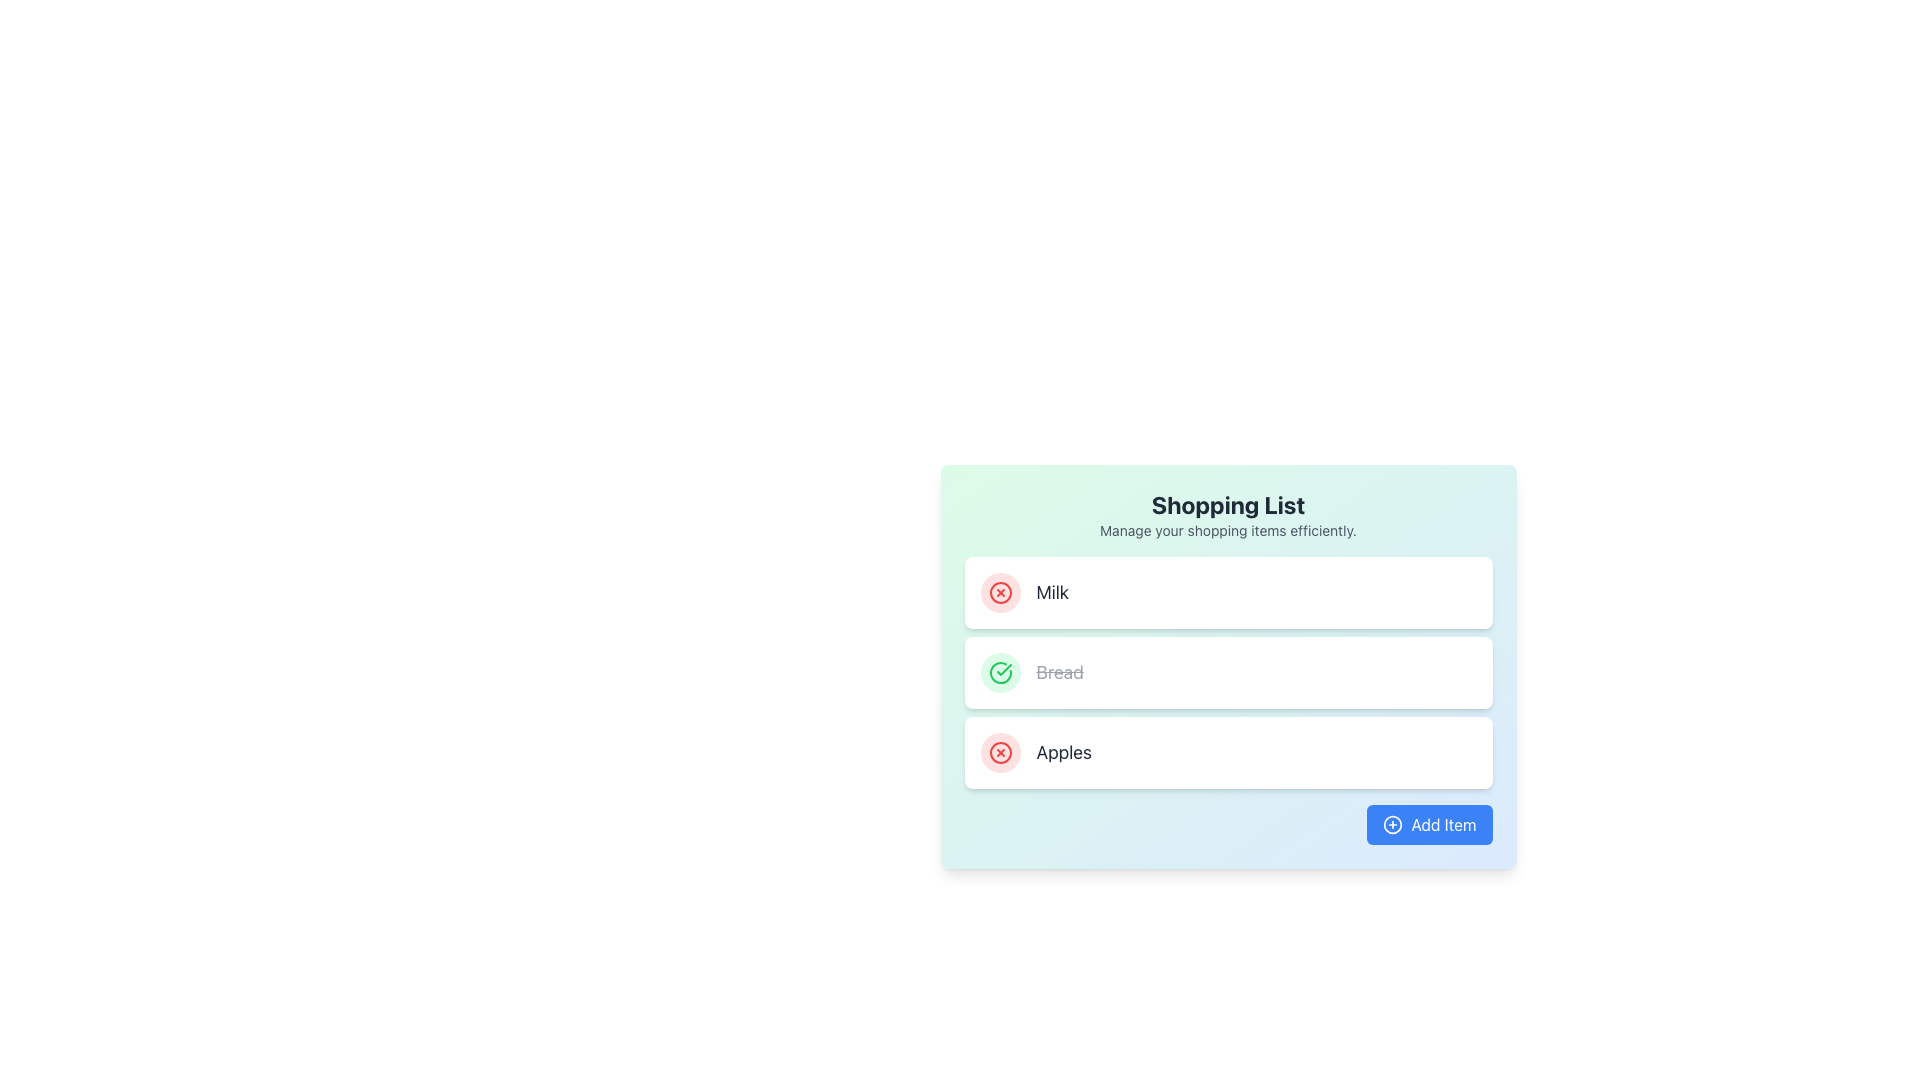 The width and height of the screenshot is (1920, 1080). I want to click on the Text Label that serves as a title for the shopping list section, positioned at the top-center of the widget, above the text 'Manage your shopping items efficiently.', so click(1227, 504).